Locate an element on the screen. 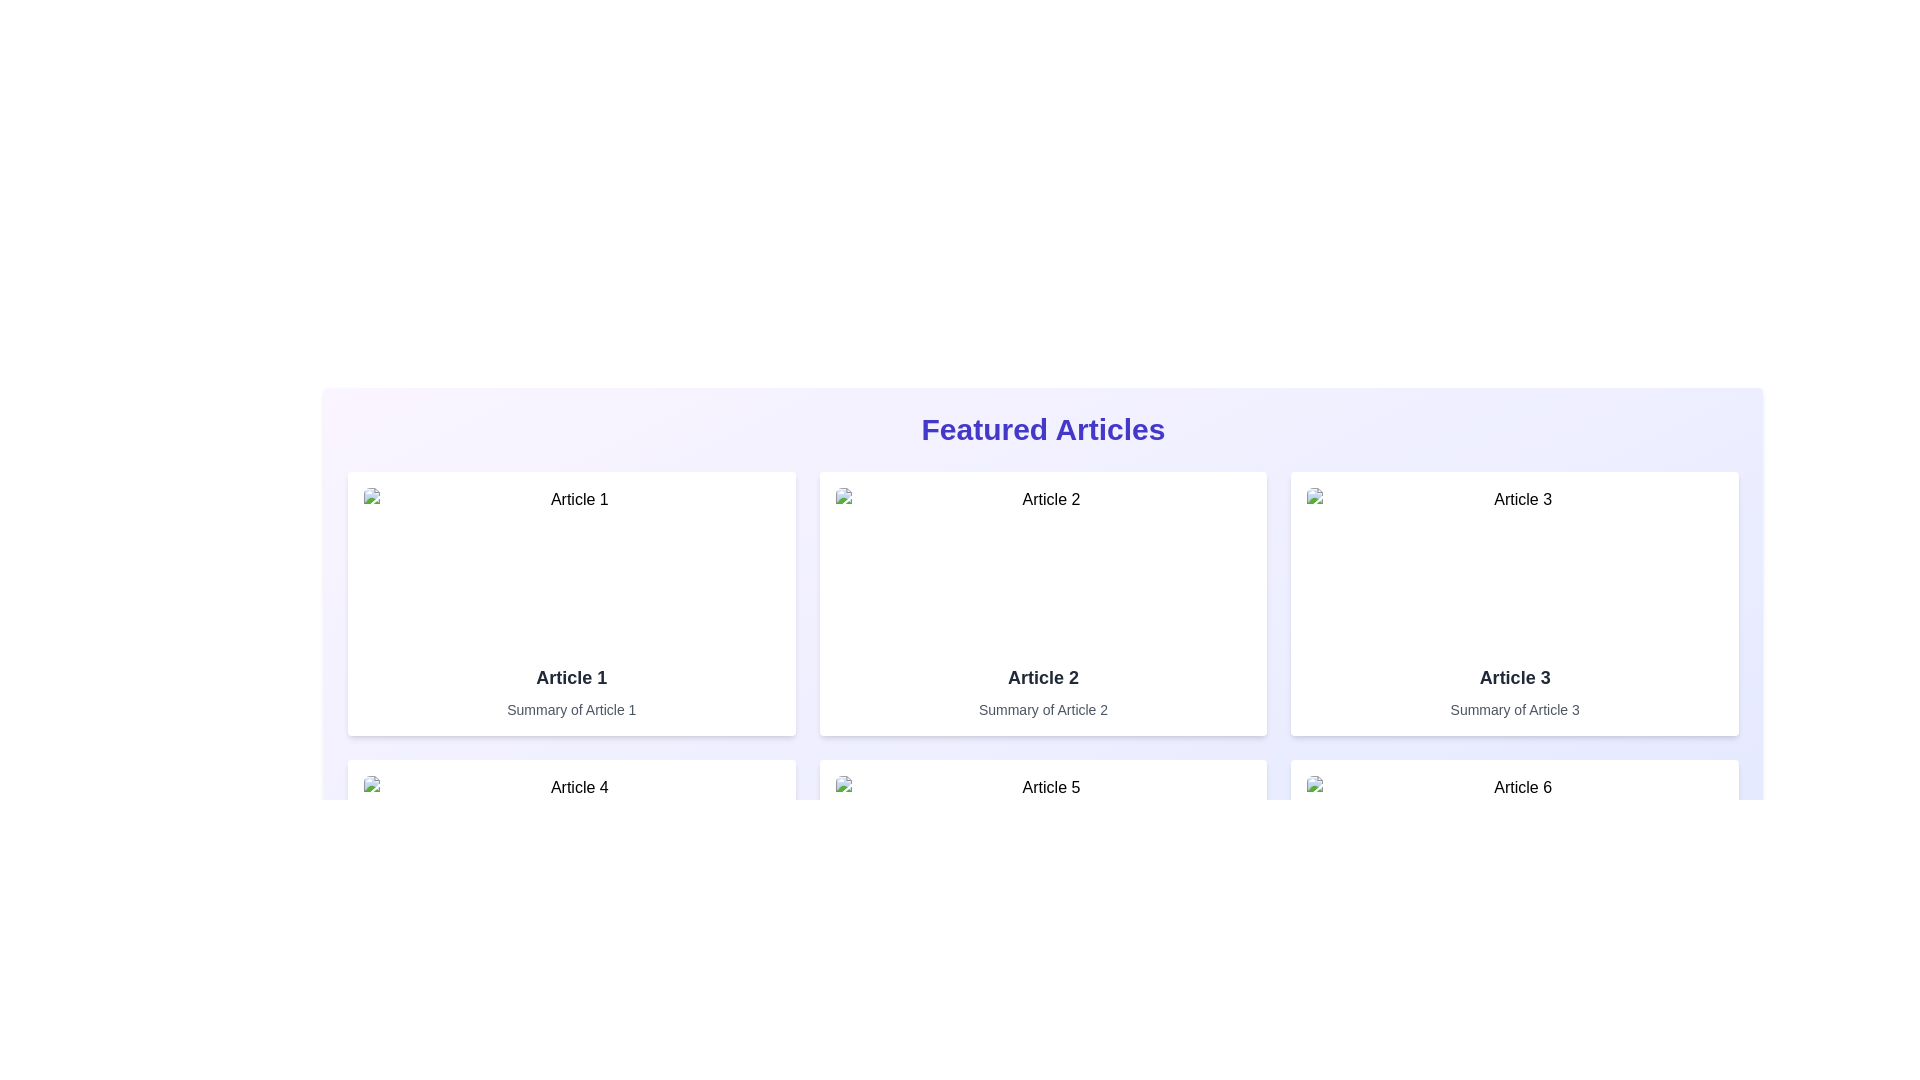 The image size is (1920, 1080). to select or interact with the fourth card in the grid layout that displays a preview of an article, including its title, summary, and representative image is located at coordinates (570, 890).